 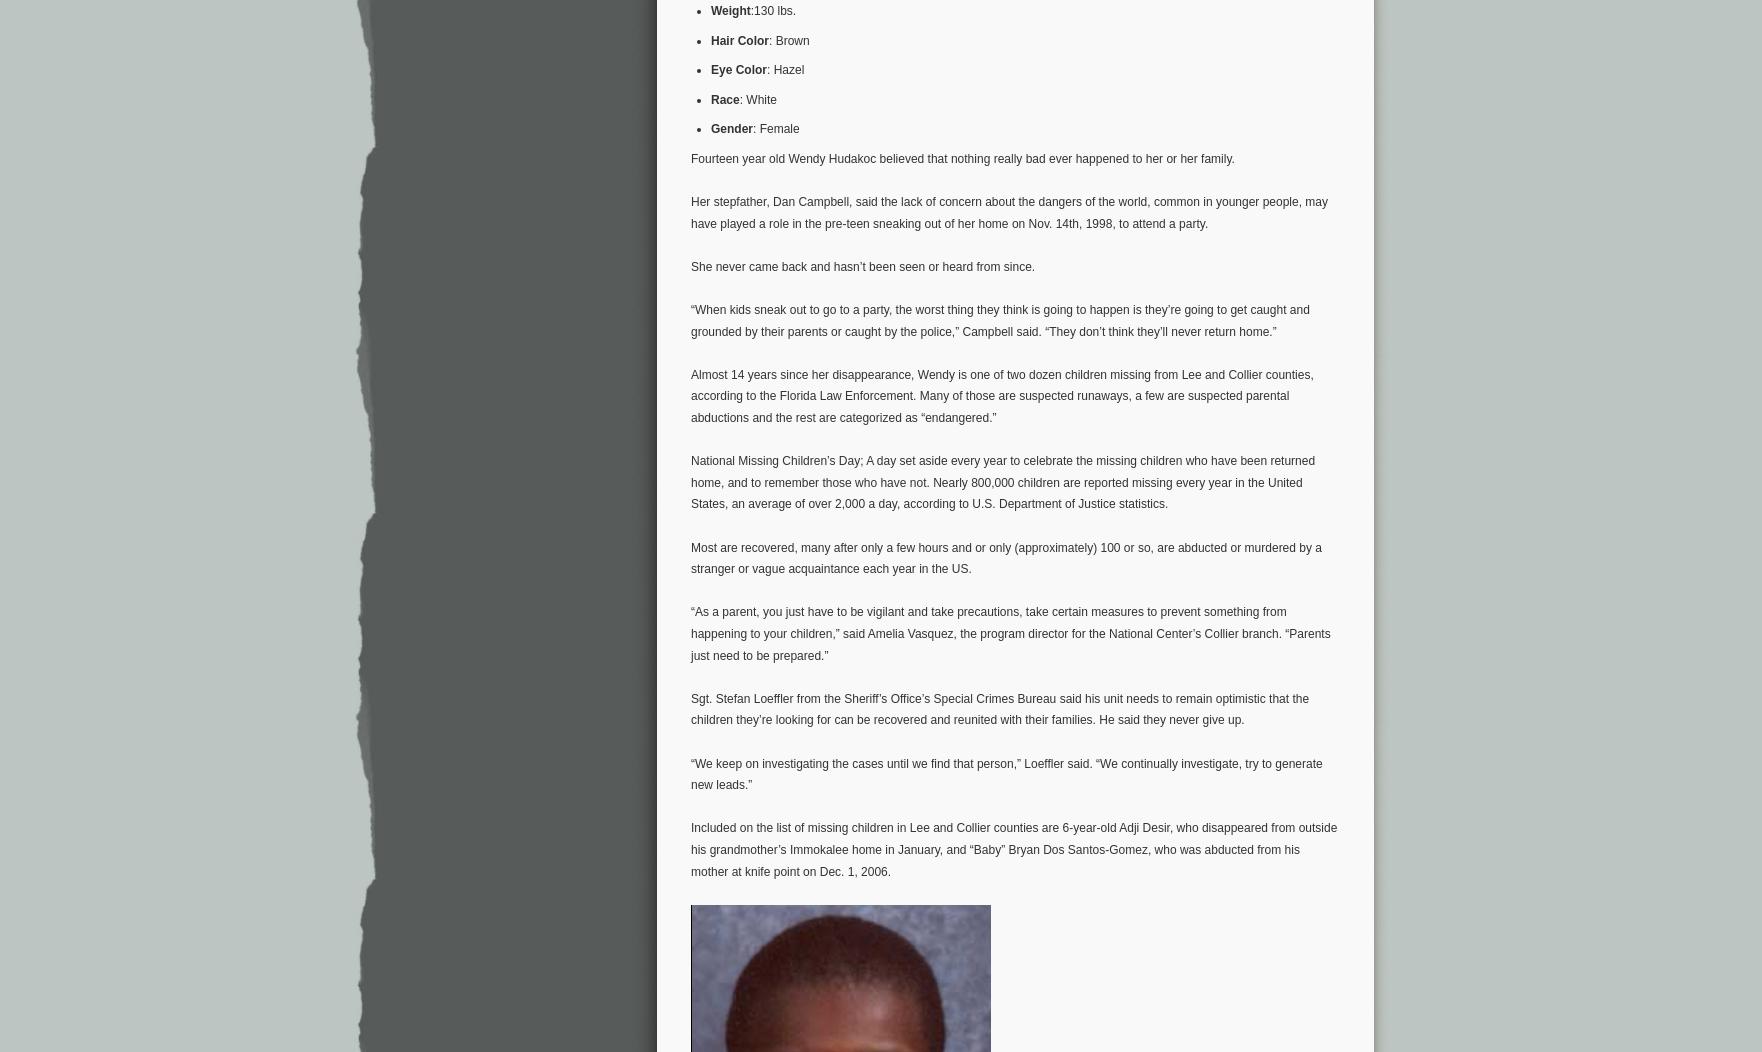 I want to click on 'She never came back and hasn’t been seen or heard from since.', so click(x=862, y=266).